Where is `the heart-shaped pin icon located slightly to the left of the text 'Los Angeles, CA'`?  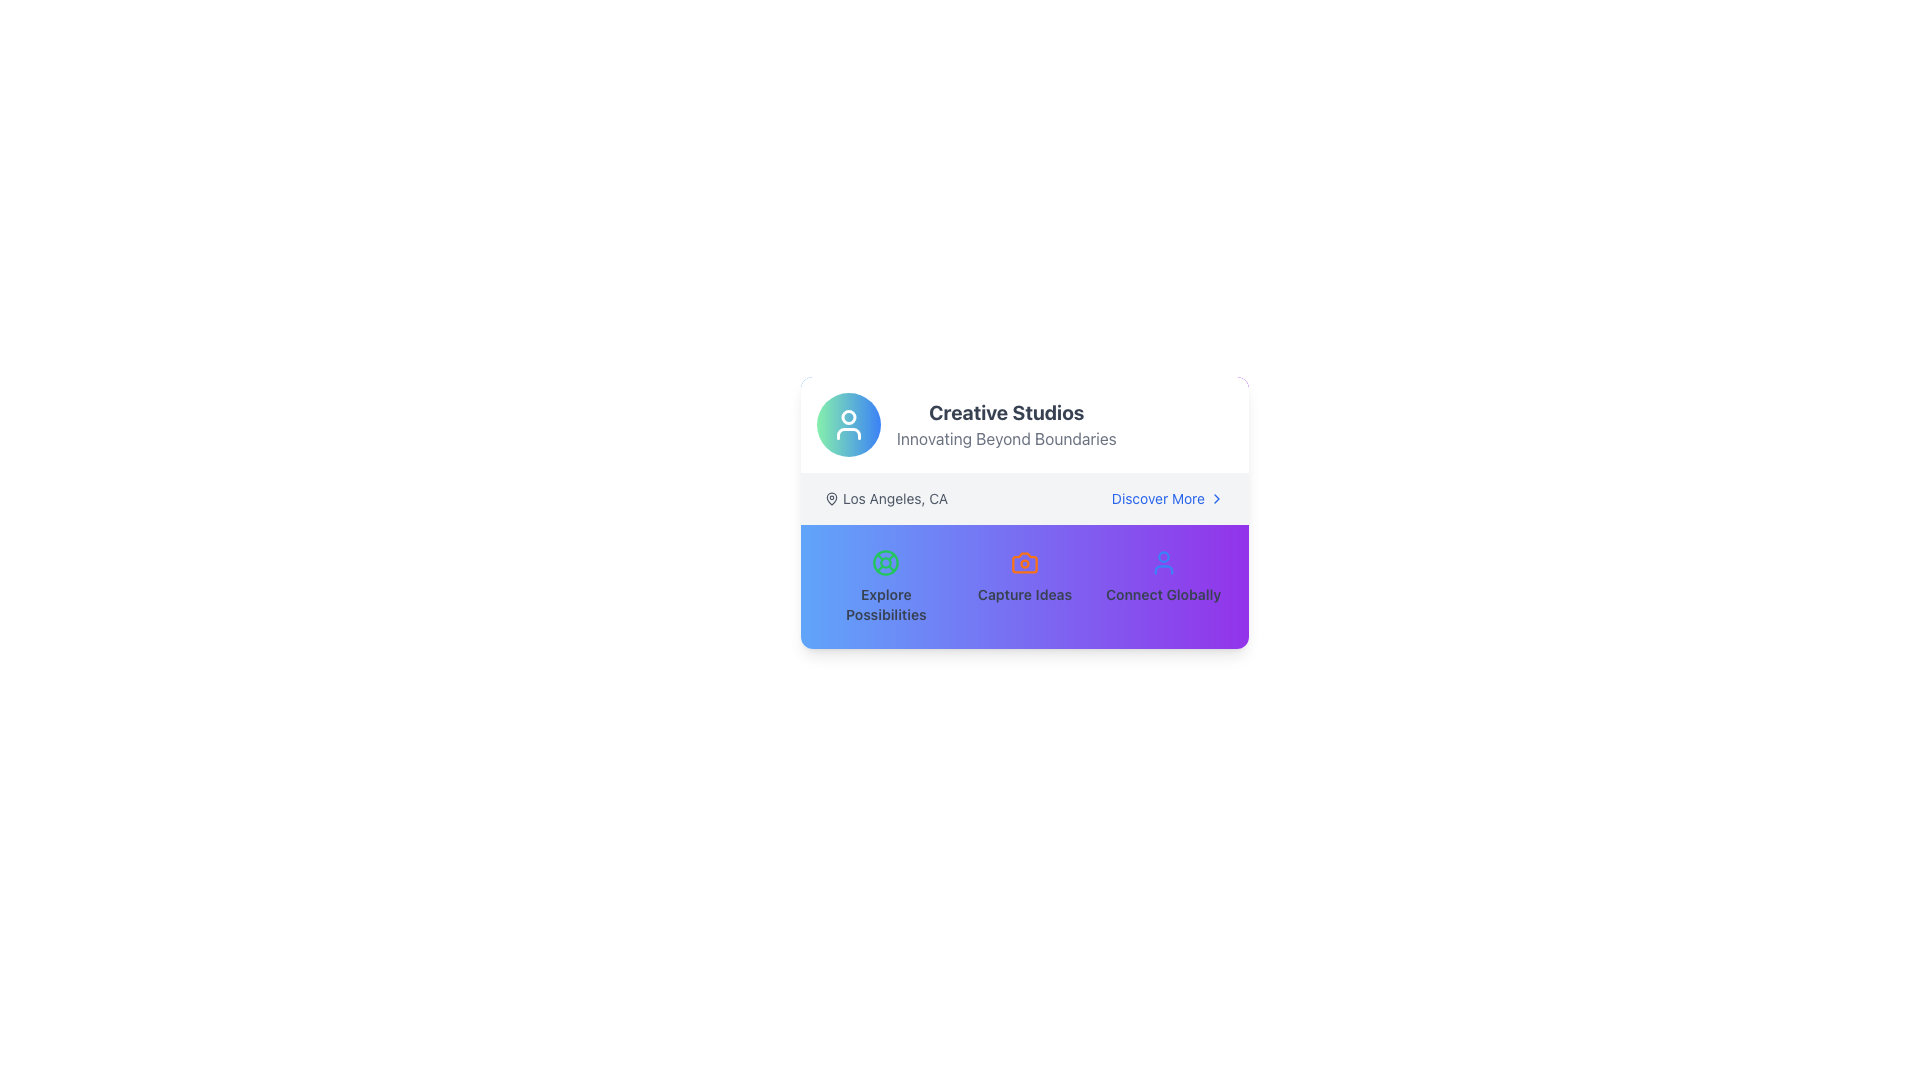 the heart-shaped pin icon located slightly to the left of the text 'Los Angeles, CA' is located at coordinates (831, 496).